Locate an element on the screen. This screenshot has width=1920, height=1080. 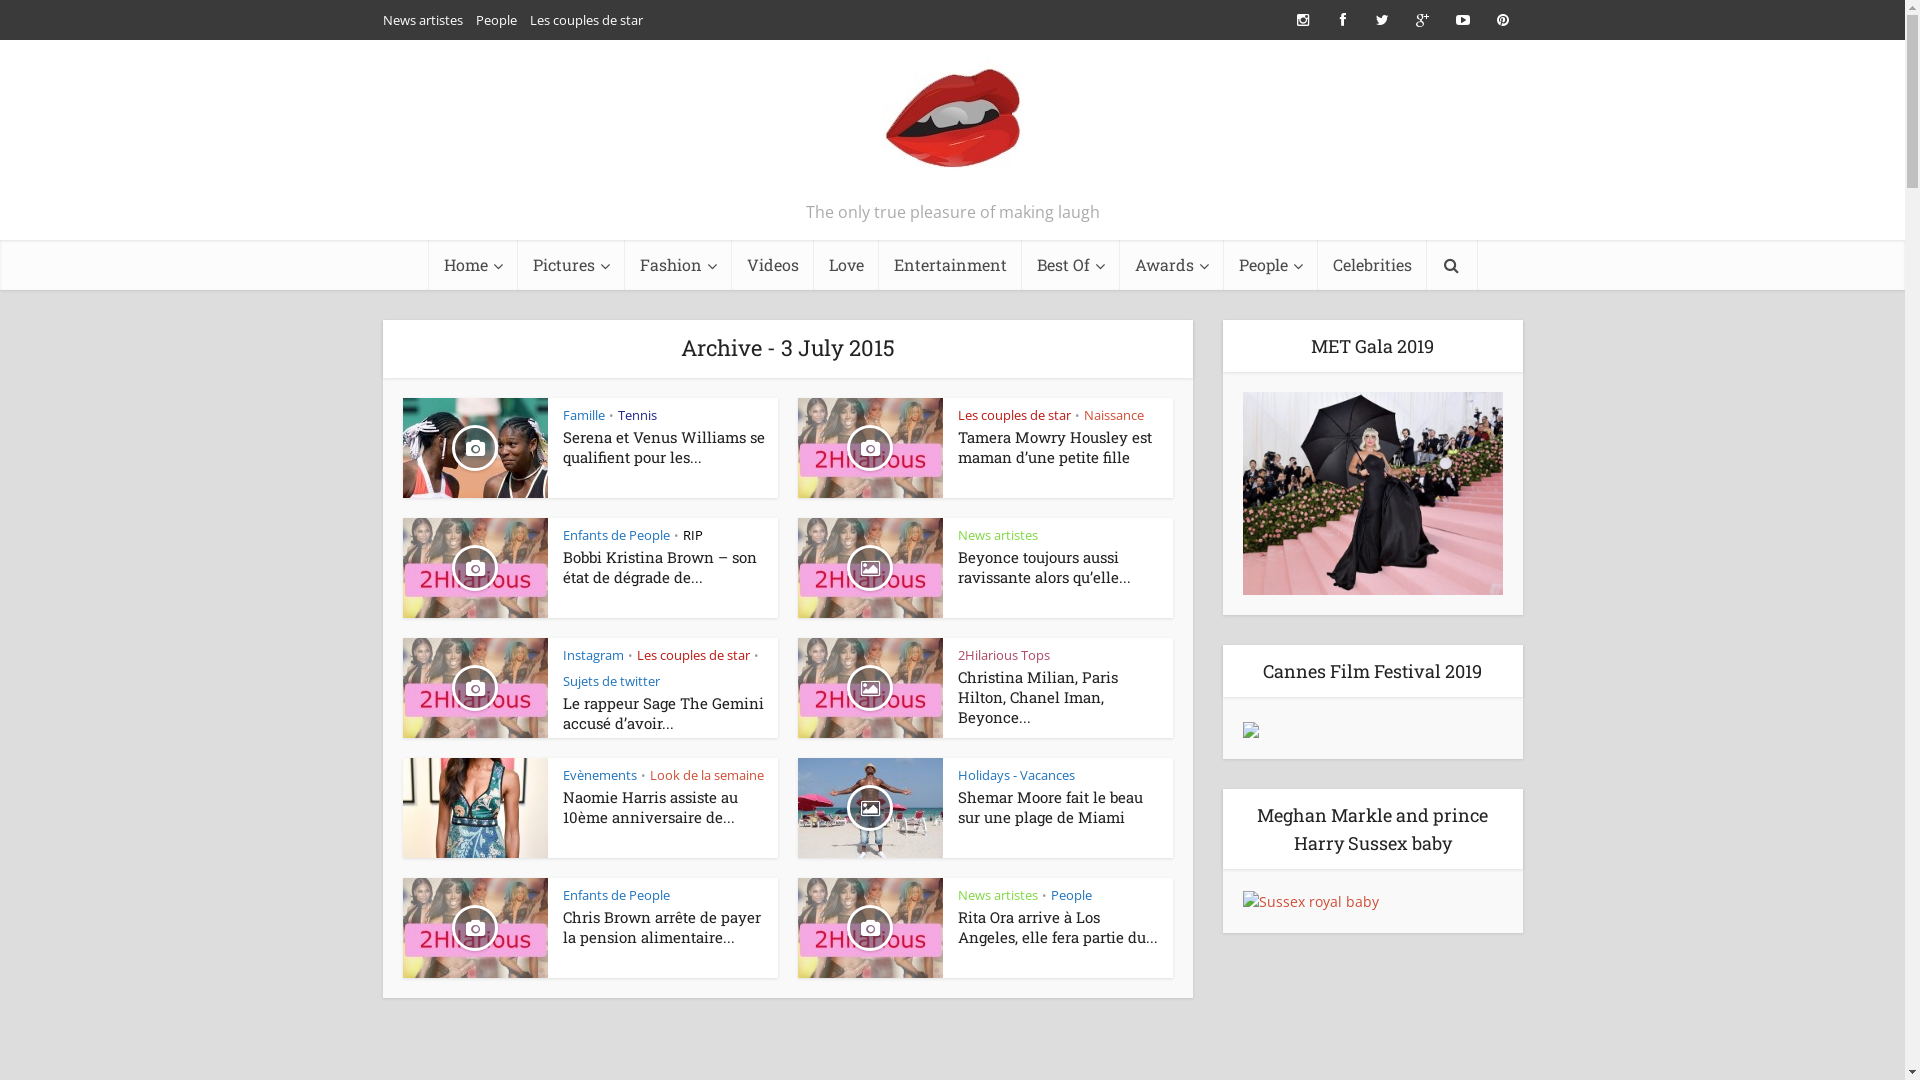
'News artistes' is located at coordinates (382, 19).